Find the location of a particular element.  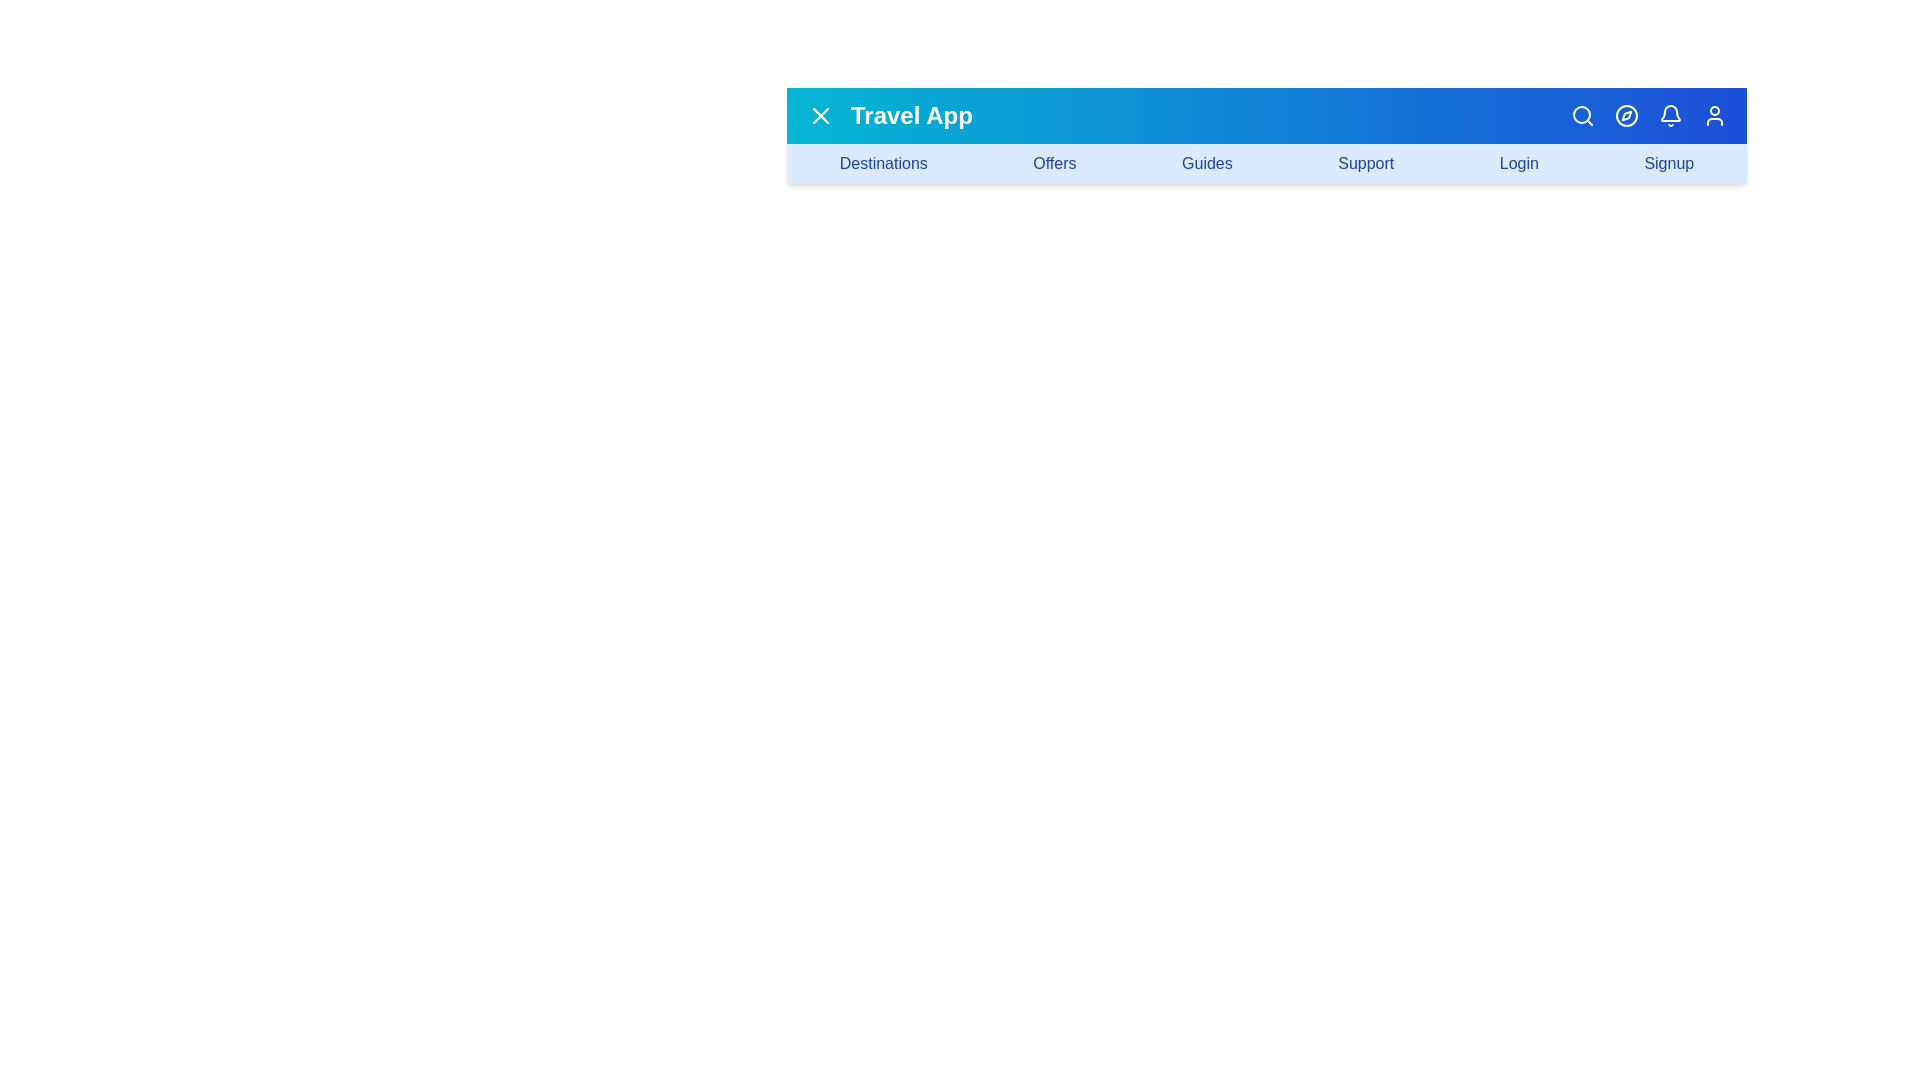

the menu item Support to observe visual feedback is located at coordinates (1365, 163).